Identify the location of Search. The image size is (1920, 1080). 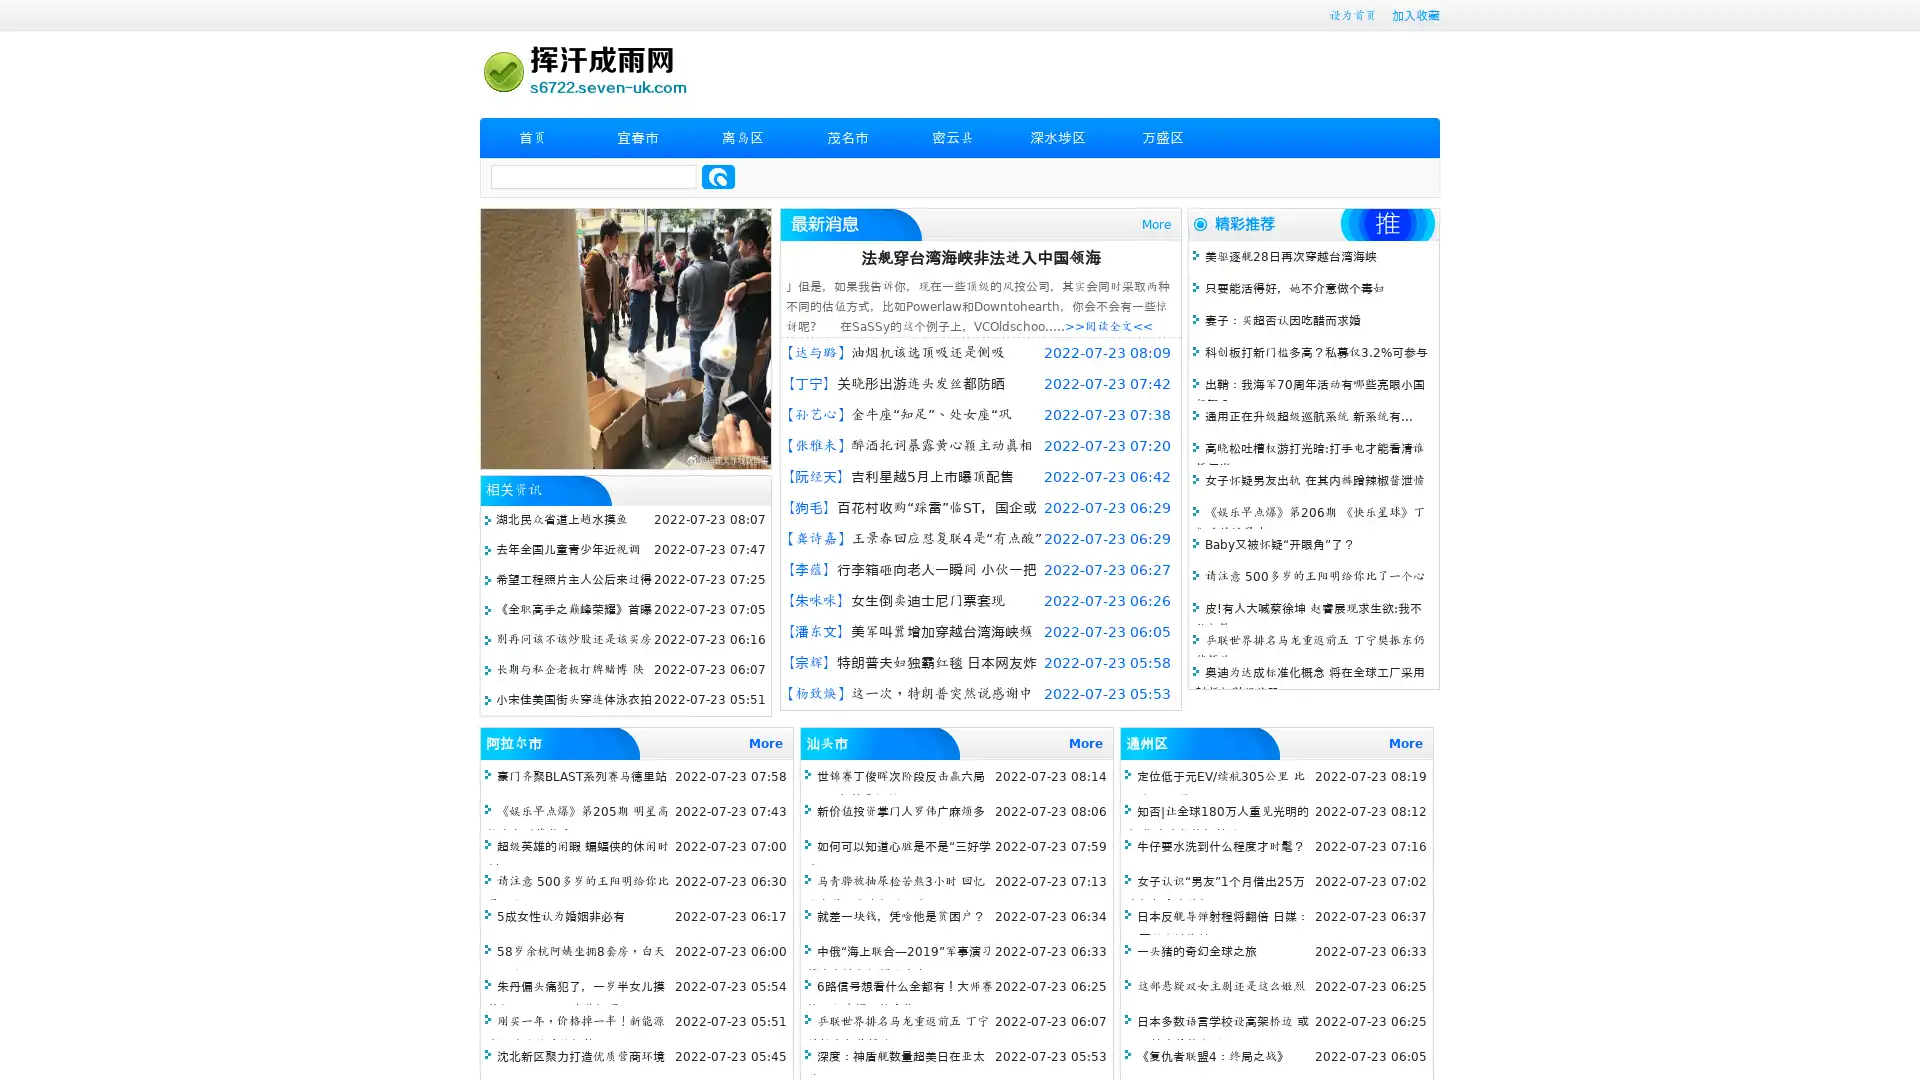
(718, 176).